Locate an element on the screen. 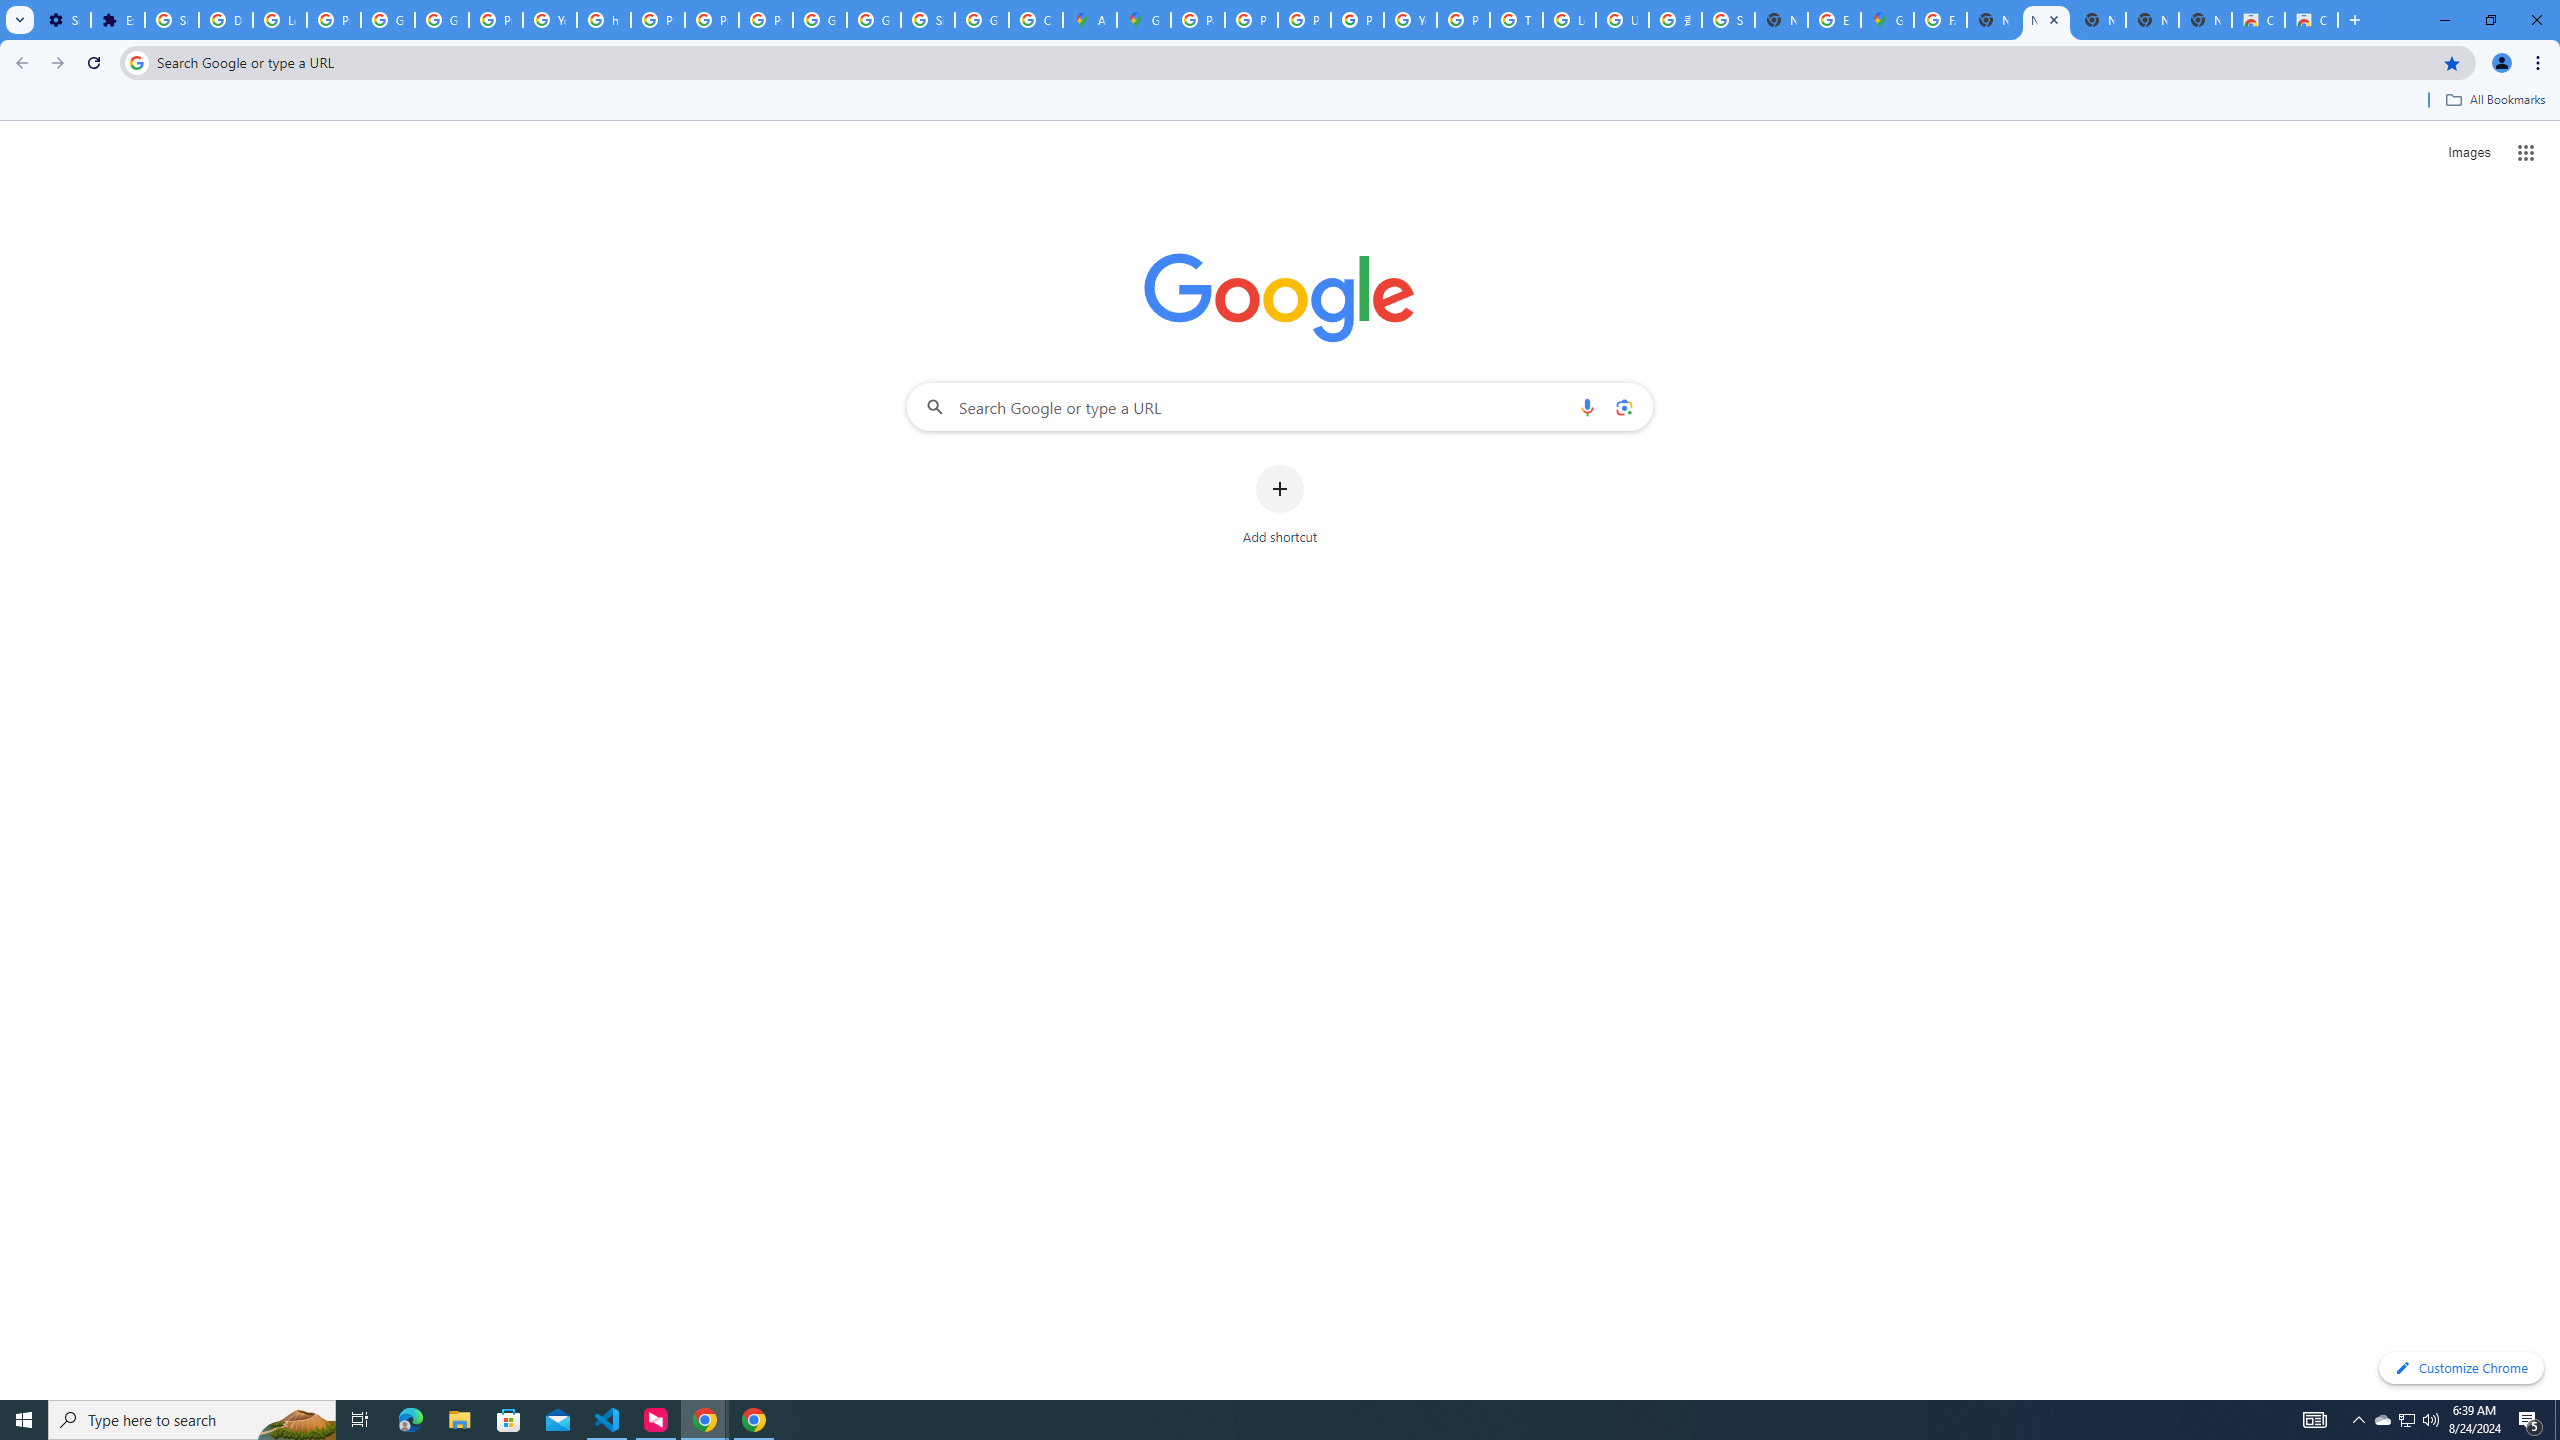 Image resolution: width=2560 pixels, height=1440 pixels. 'https://scholar.google.com/' is located at coordinates (603, 19).